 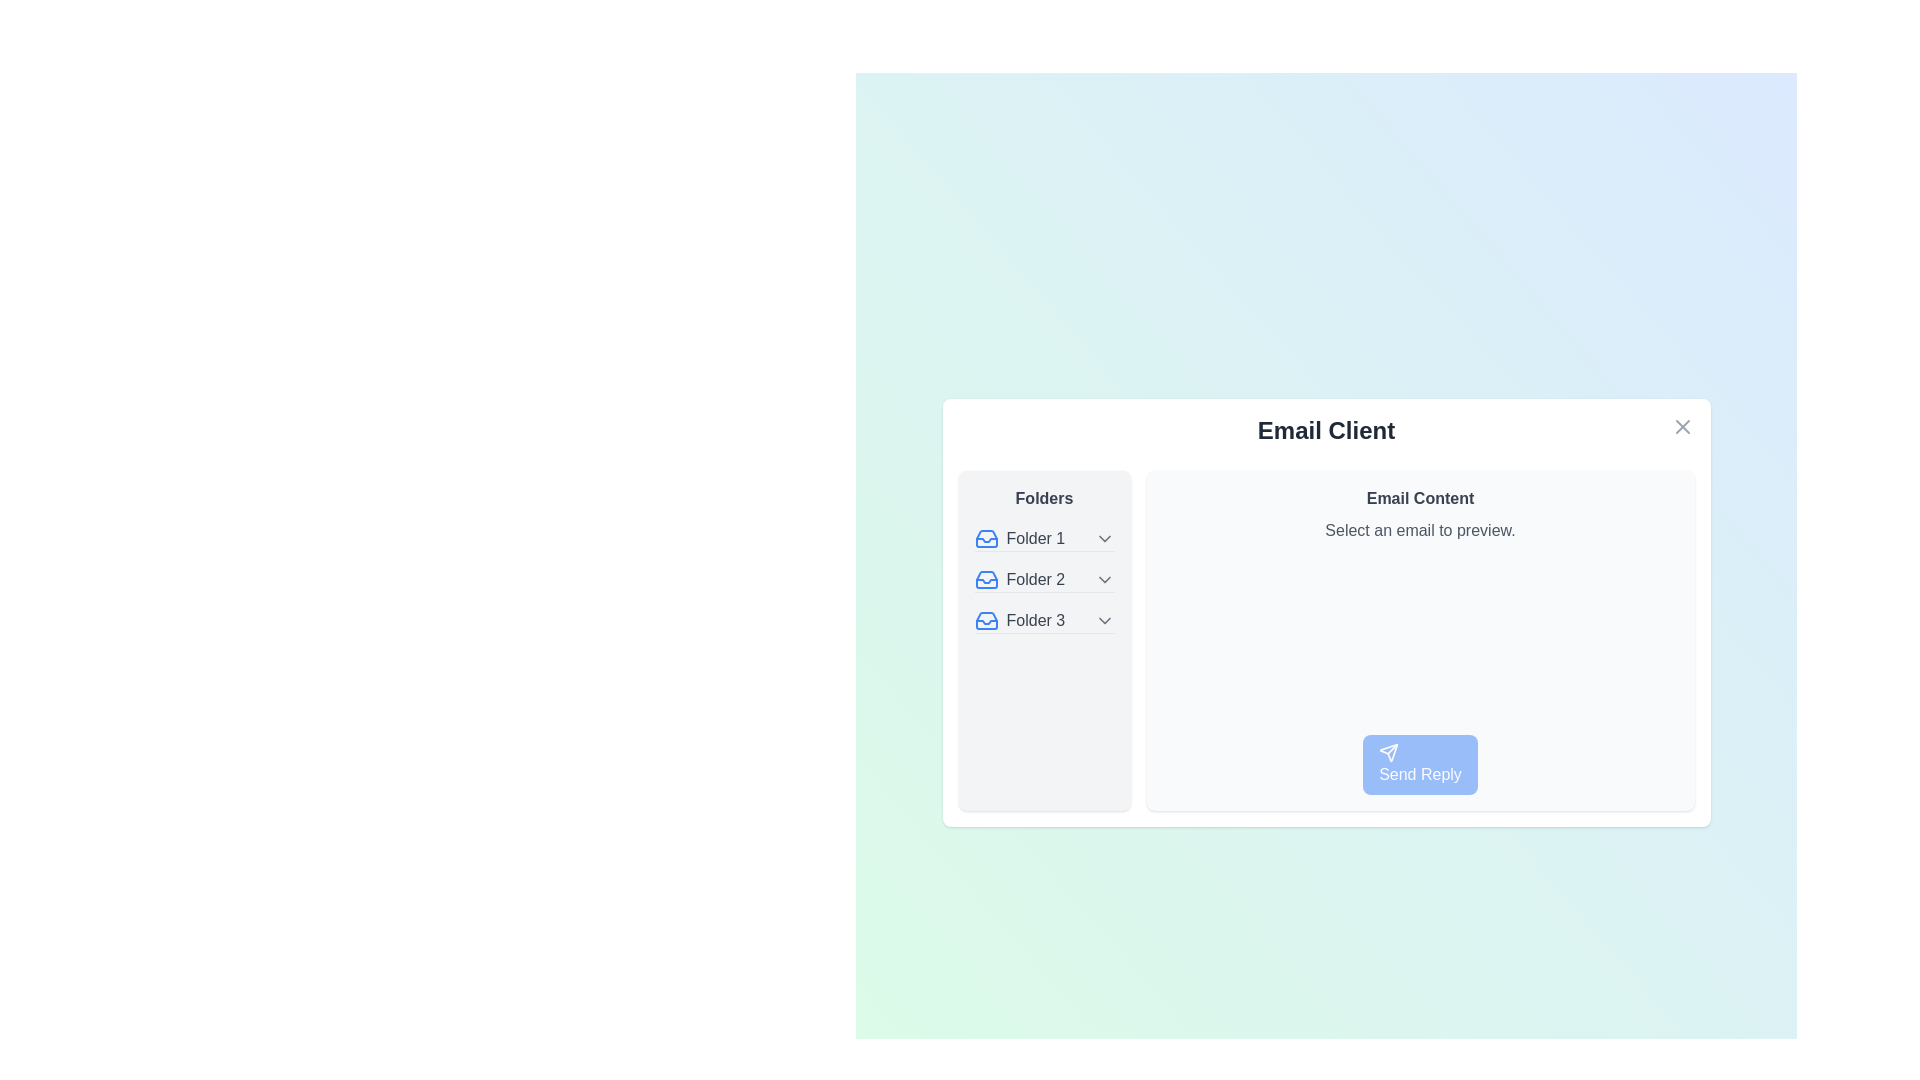 I want to click on the static text label 'Folder 1' that is styled with a medium-weight font and gray color, located next to a folder icon in the top-left panel of the 'Folders' section, so click(x=1035, y=538).